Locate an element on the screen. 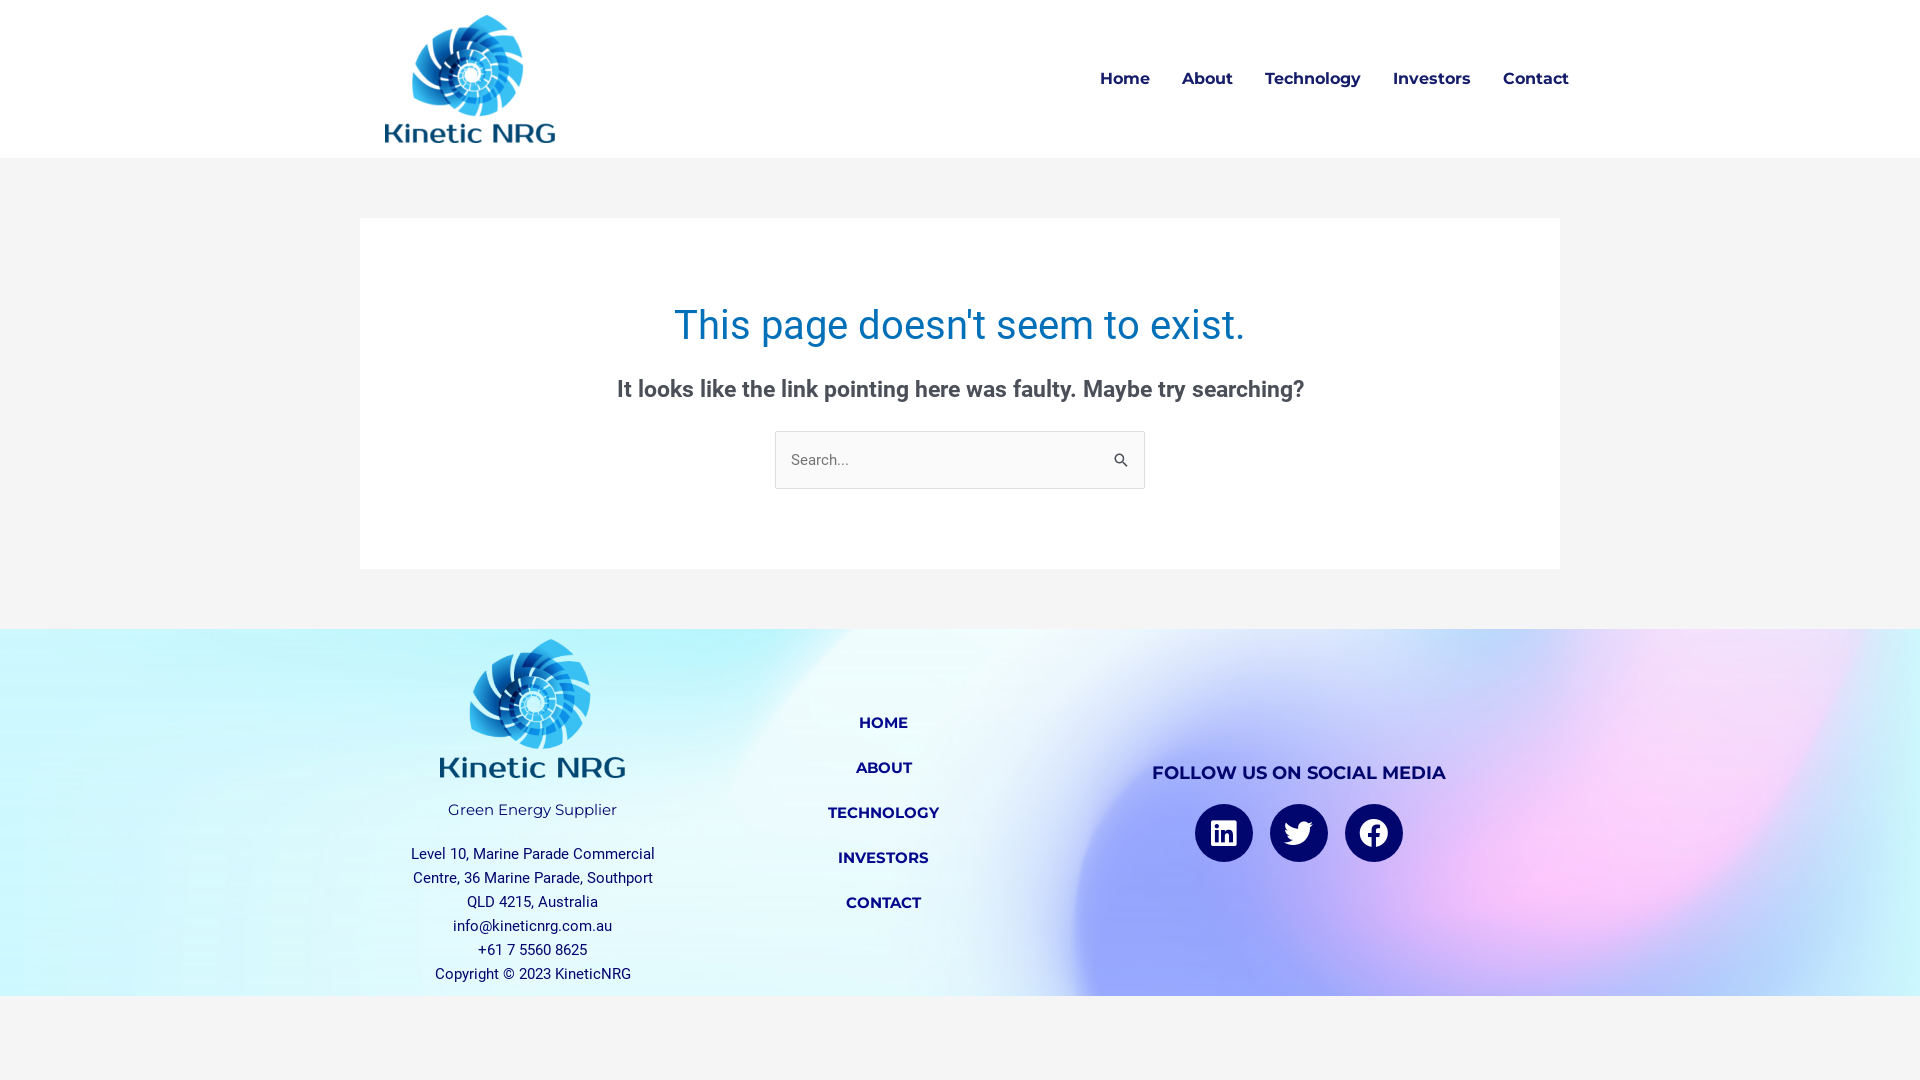 This screenshot has height=1080, width=1920. 'Search' is located at coordinates (1122, 451).